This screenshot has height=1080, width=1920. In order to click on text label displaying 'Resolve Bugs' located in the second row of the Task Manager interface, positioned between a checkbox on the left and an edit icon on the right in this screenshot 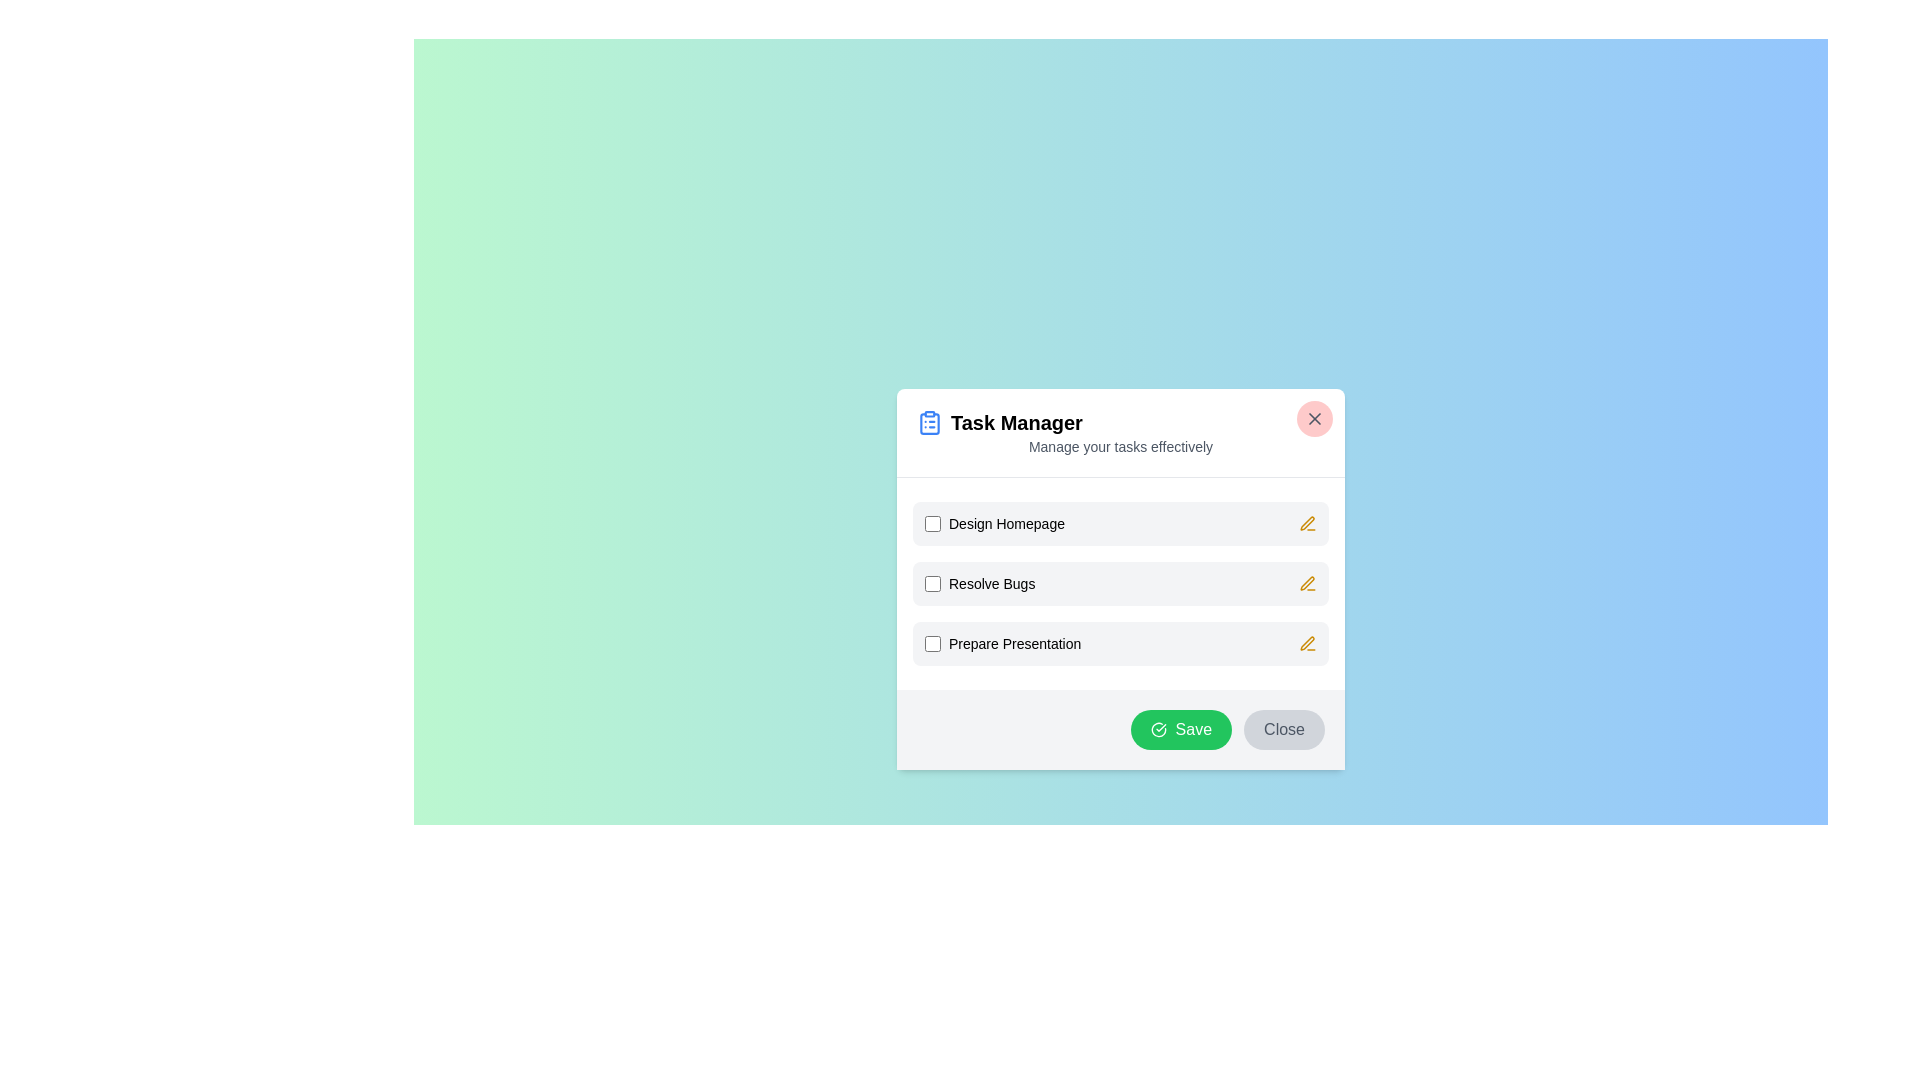, I will do `click(992, 583)`.